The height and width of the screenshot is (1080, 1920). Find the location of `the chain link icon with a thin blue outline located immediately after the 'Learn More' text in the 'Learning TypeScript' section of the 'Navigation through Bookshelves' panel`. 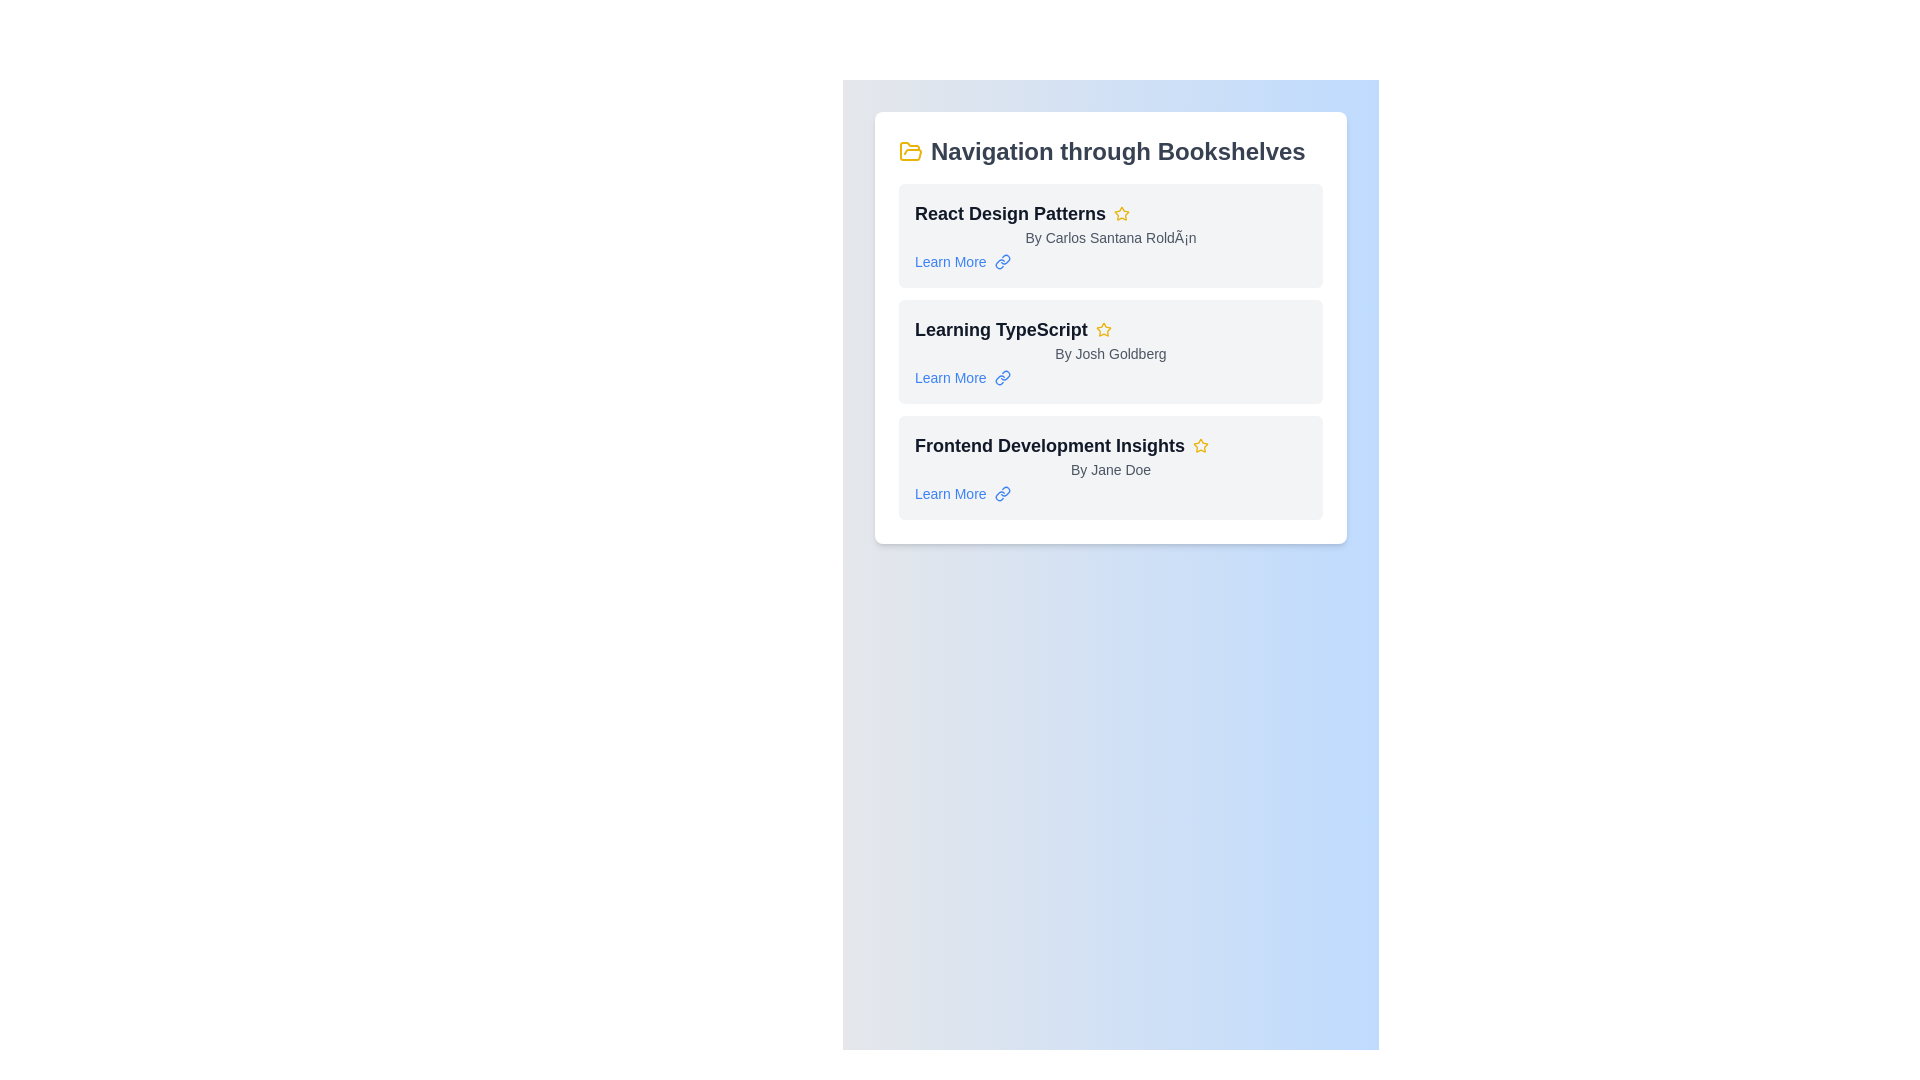

the chain link icon with a thin blue outline located immediately after the 'Learn More' text in the 'Learning TypeScript' section of the 'Navigation through Bookshelves' panel is located at coordinates (1002, 493).